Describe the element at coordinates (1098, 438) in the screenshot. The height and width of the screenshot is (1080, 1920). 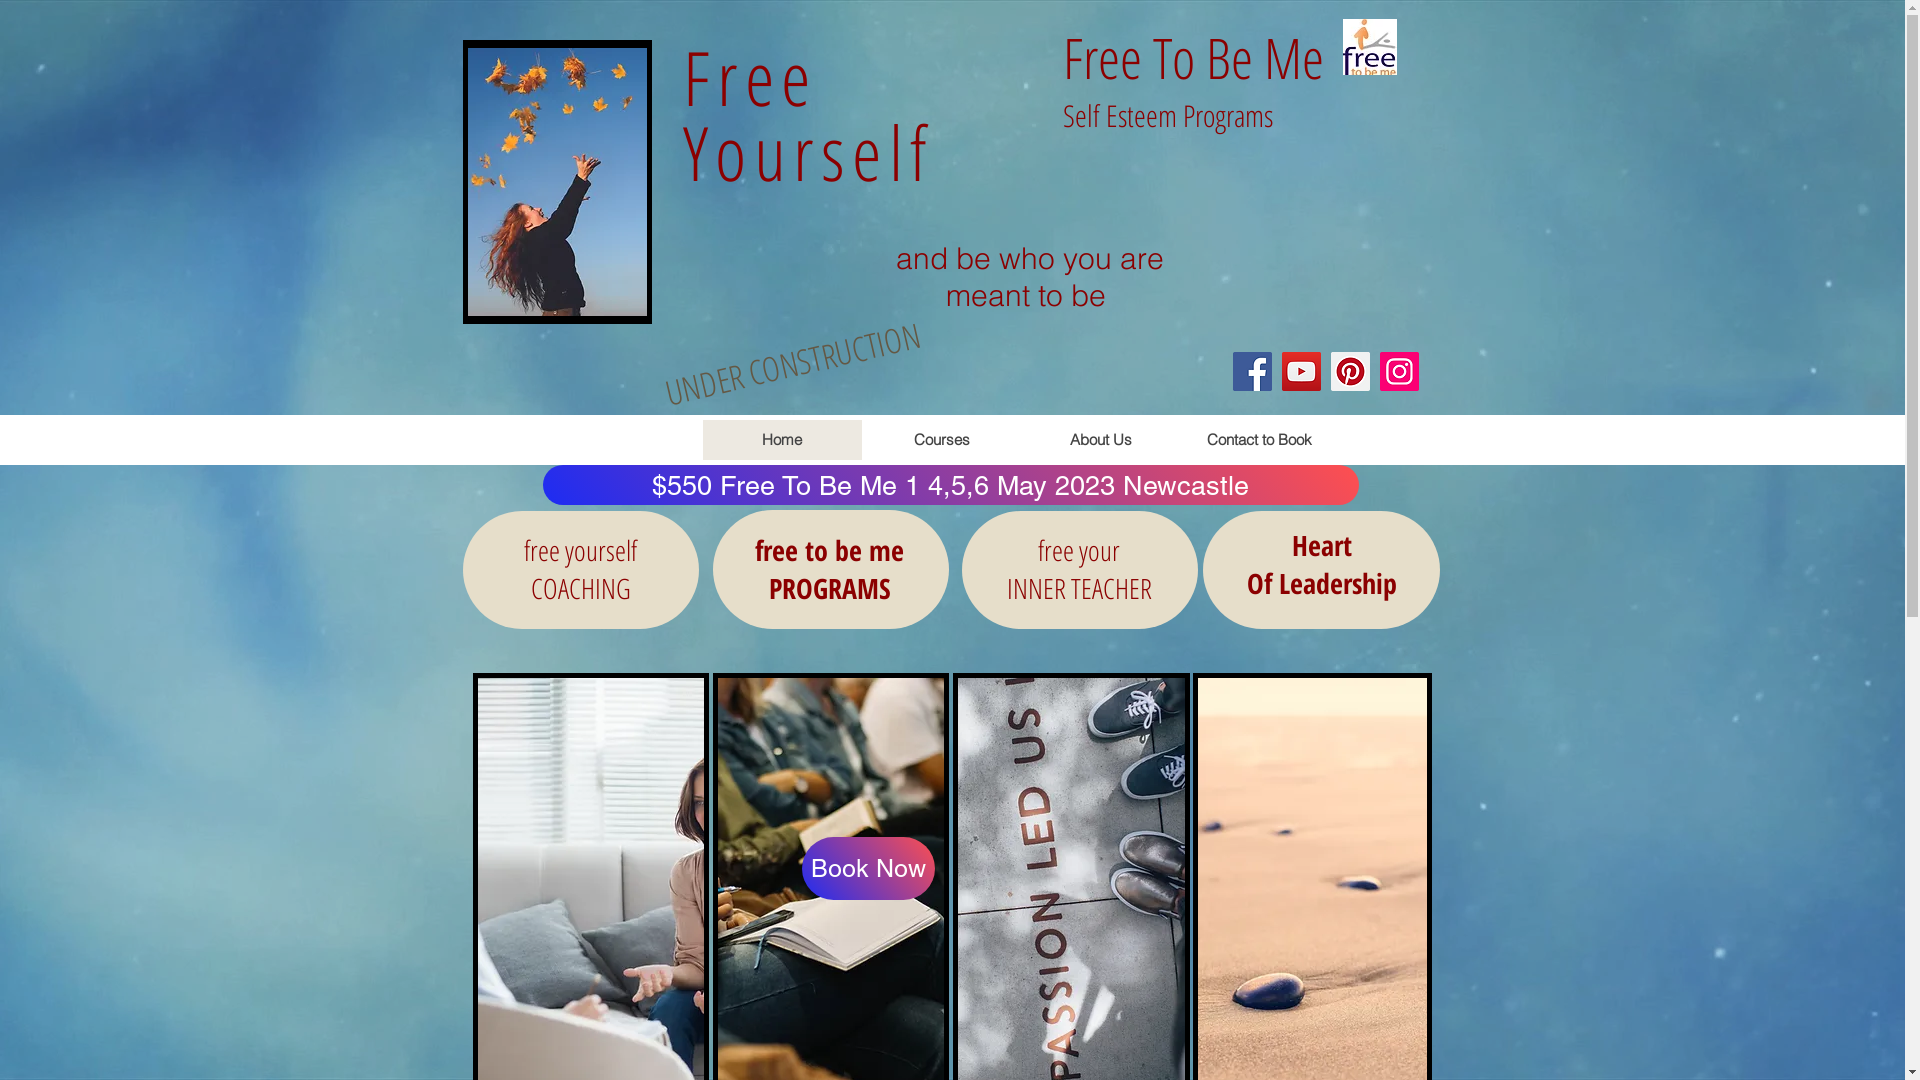
I see `'About Us'` at that location.